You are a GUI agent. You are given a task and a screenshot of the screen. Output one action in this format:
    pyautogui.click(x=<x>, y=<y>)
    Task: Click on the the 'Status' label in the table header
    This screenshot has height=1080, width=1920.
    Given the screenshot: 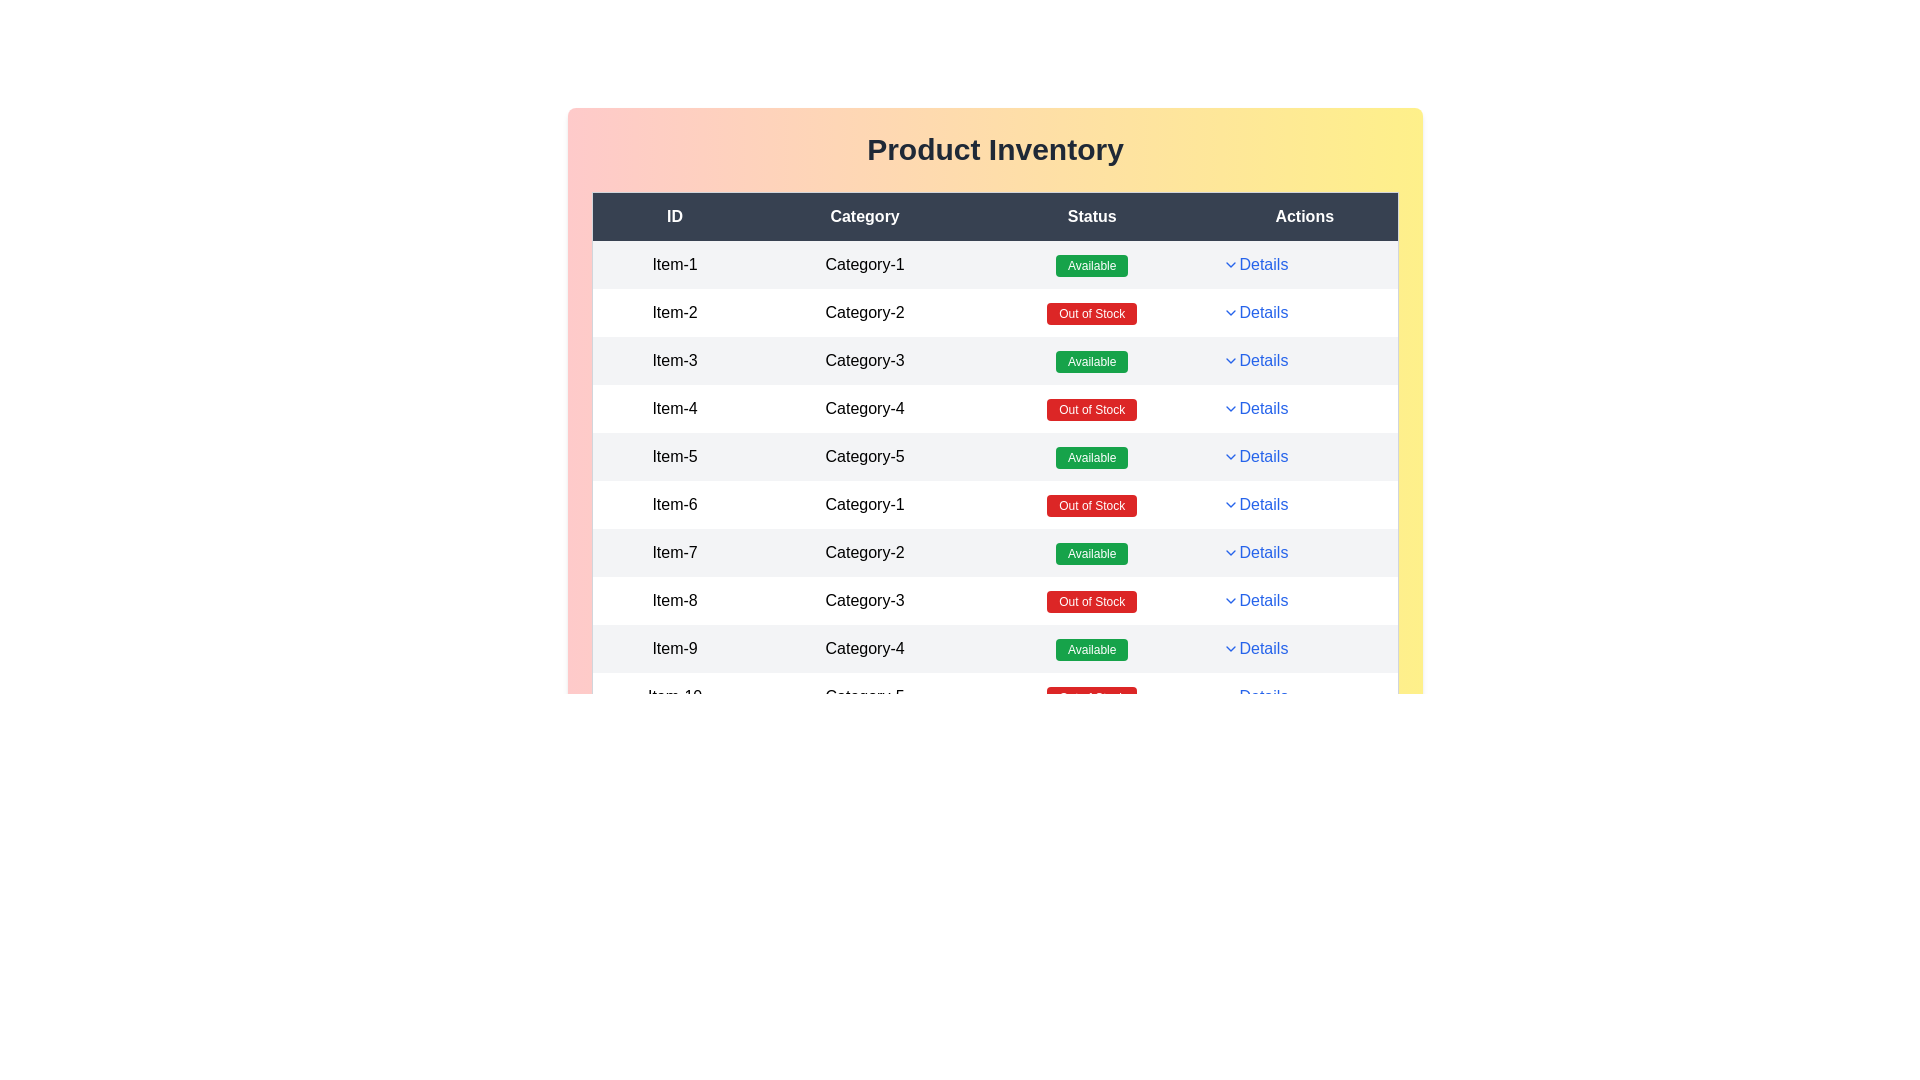 What is the action you would take?
    pyautogui.click(x=1090, y=216)
    